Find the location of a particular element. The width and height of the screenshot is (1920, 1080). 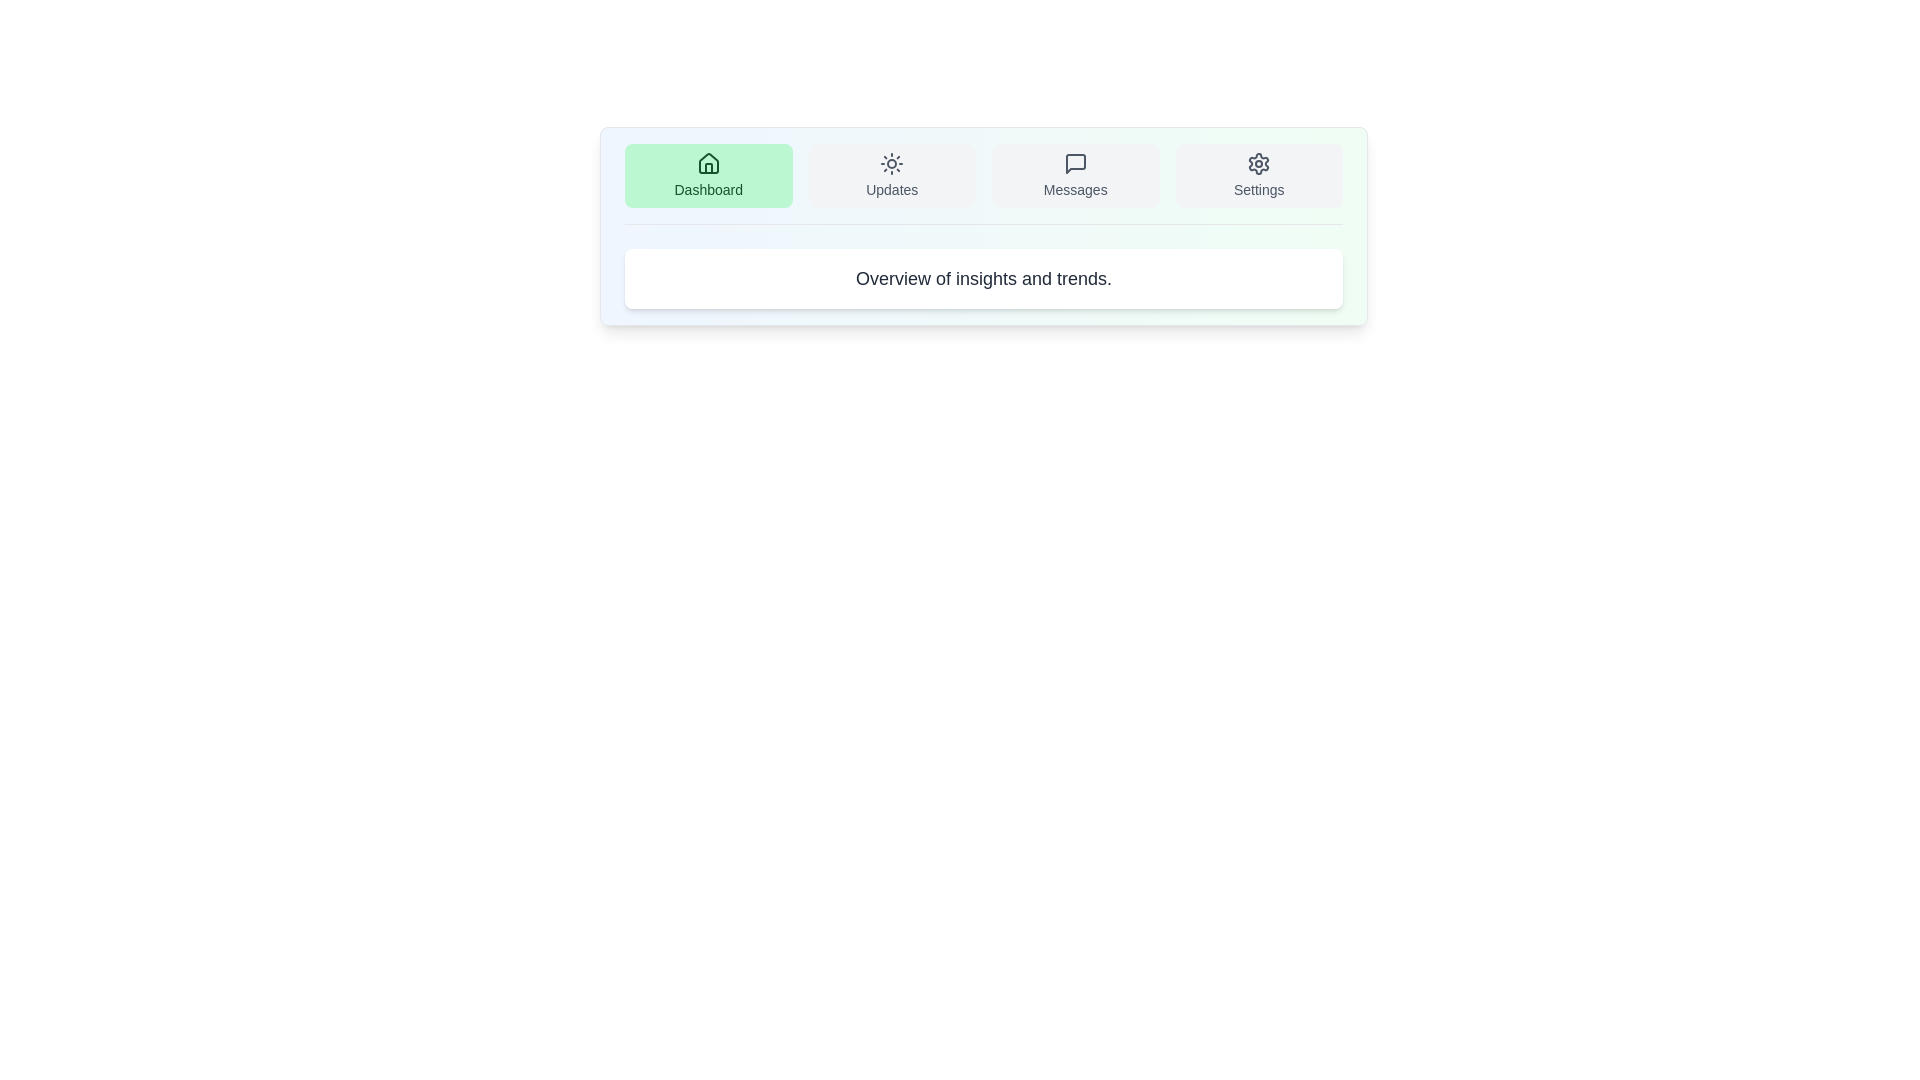

the Updates tab to view its content is located at coordinates (891, 175).